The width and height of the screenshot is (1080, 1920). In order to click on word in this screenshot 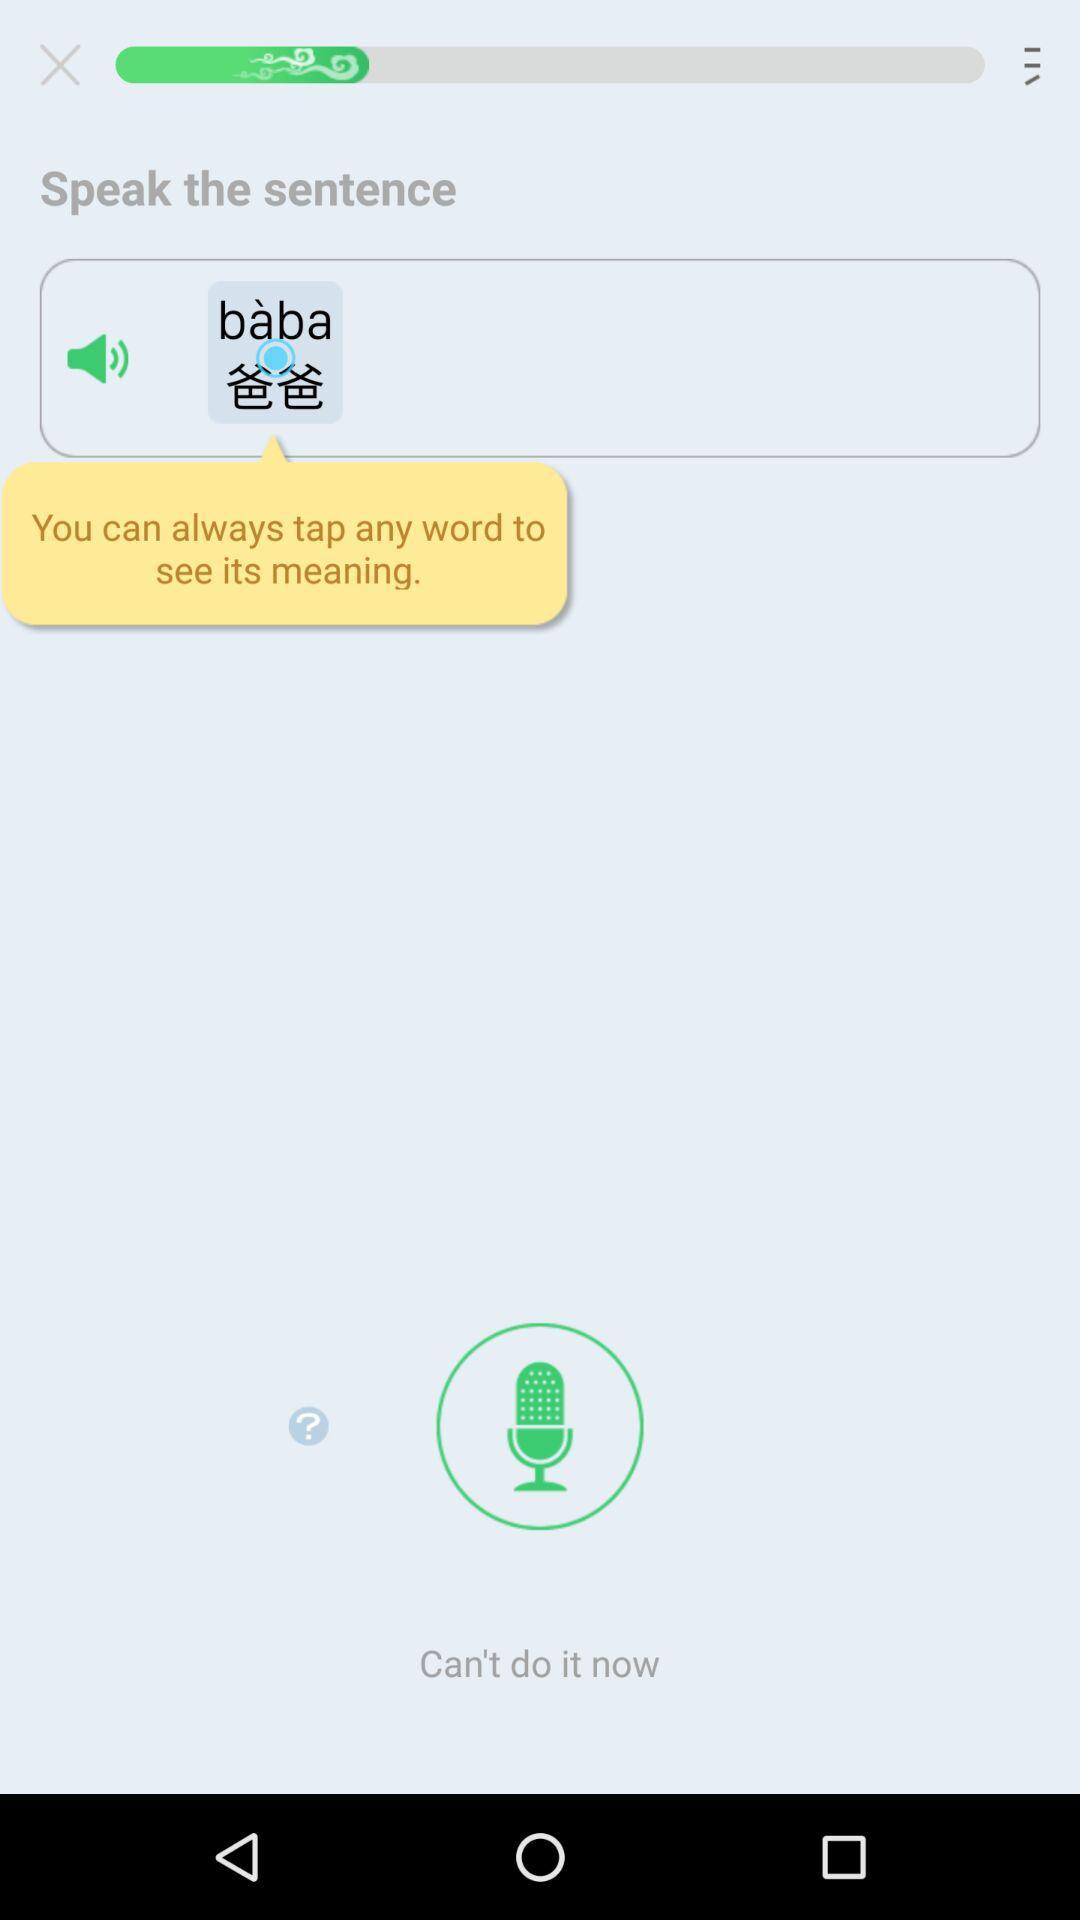, I will do `click(97, 358)`.